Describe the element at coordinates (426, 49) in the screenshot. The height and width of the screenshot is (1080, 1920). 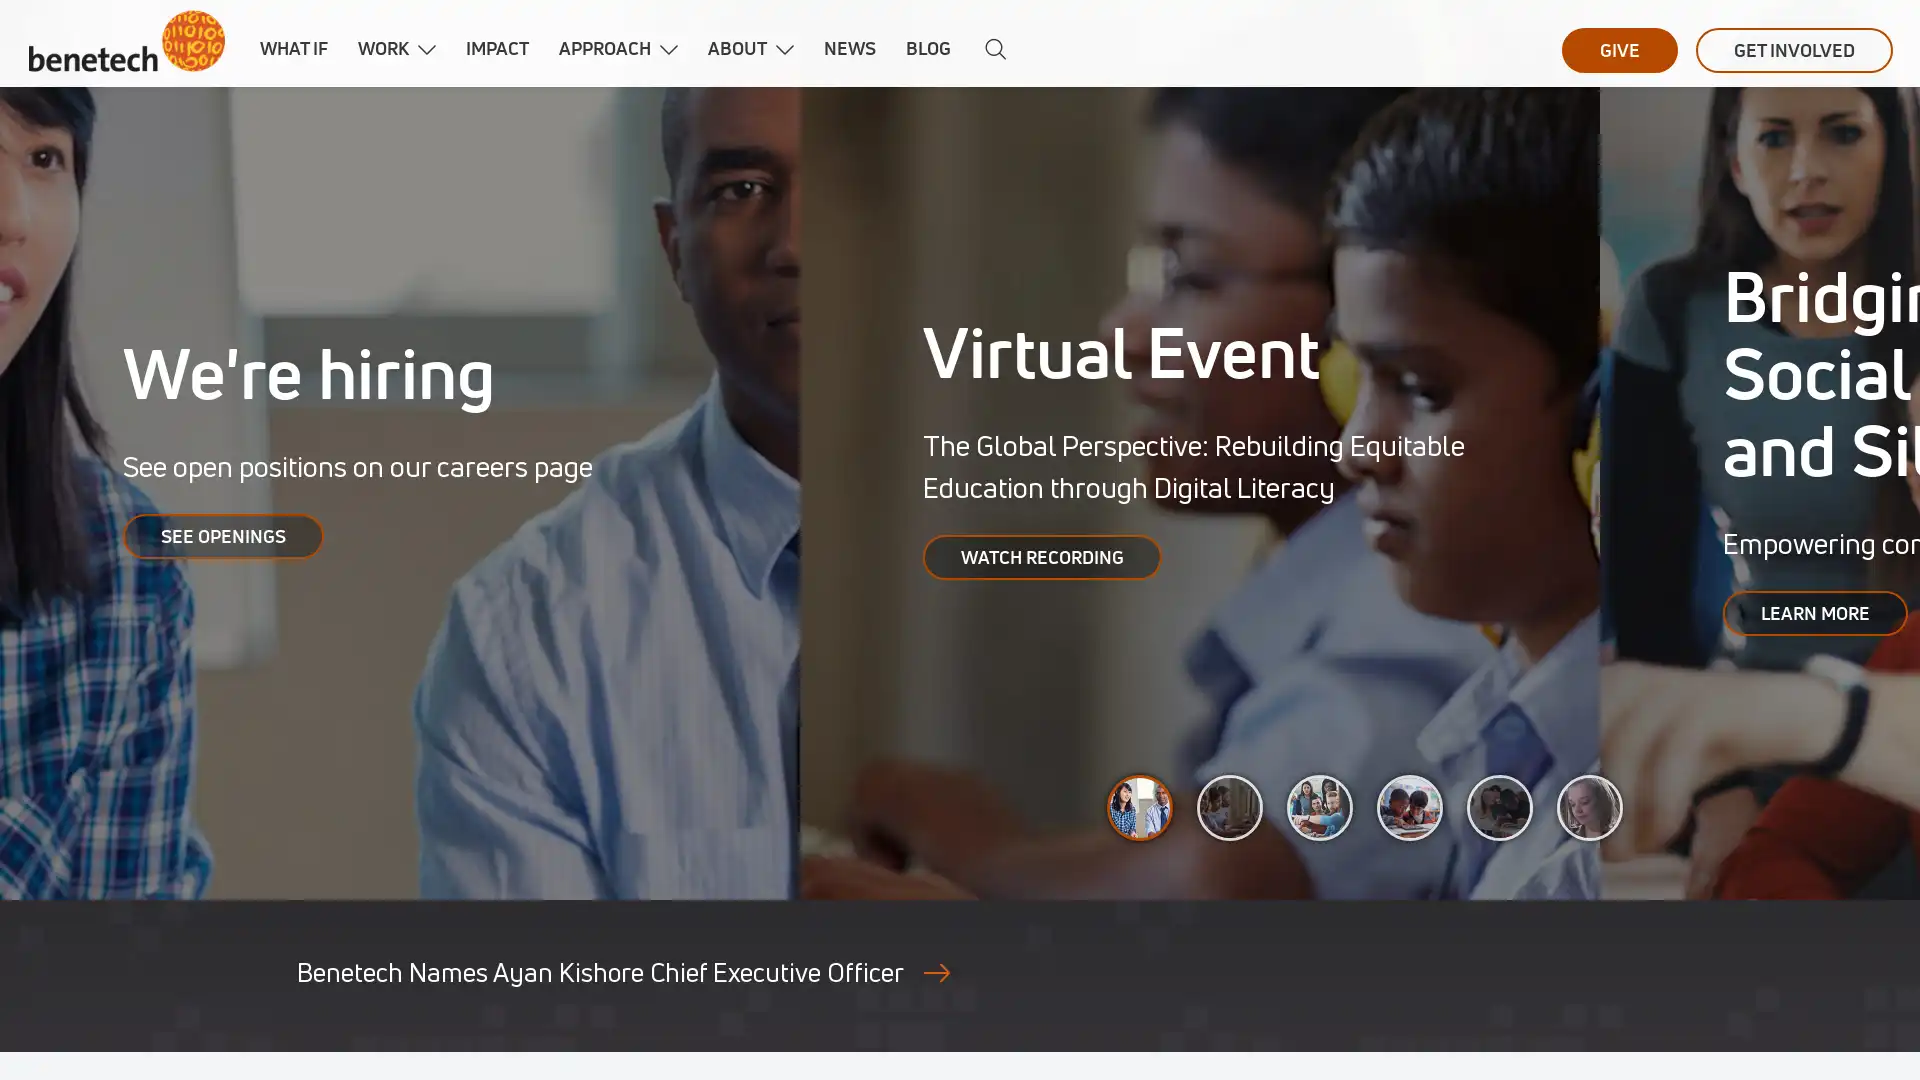
I see `Show dropdown menu for Work` at that location.